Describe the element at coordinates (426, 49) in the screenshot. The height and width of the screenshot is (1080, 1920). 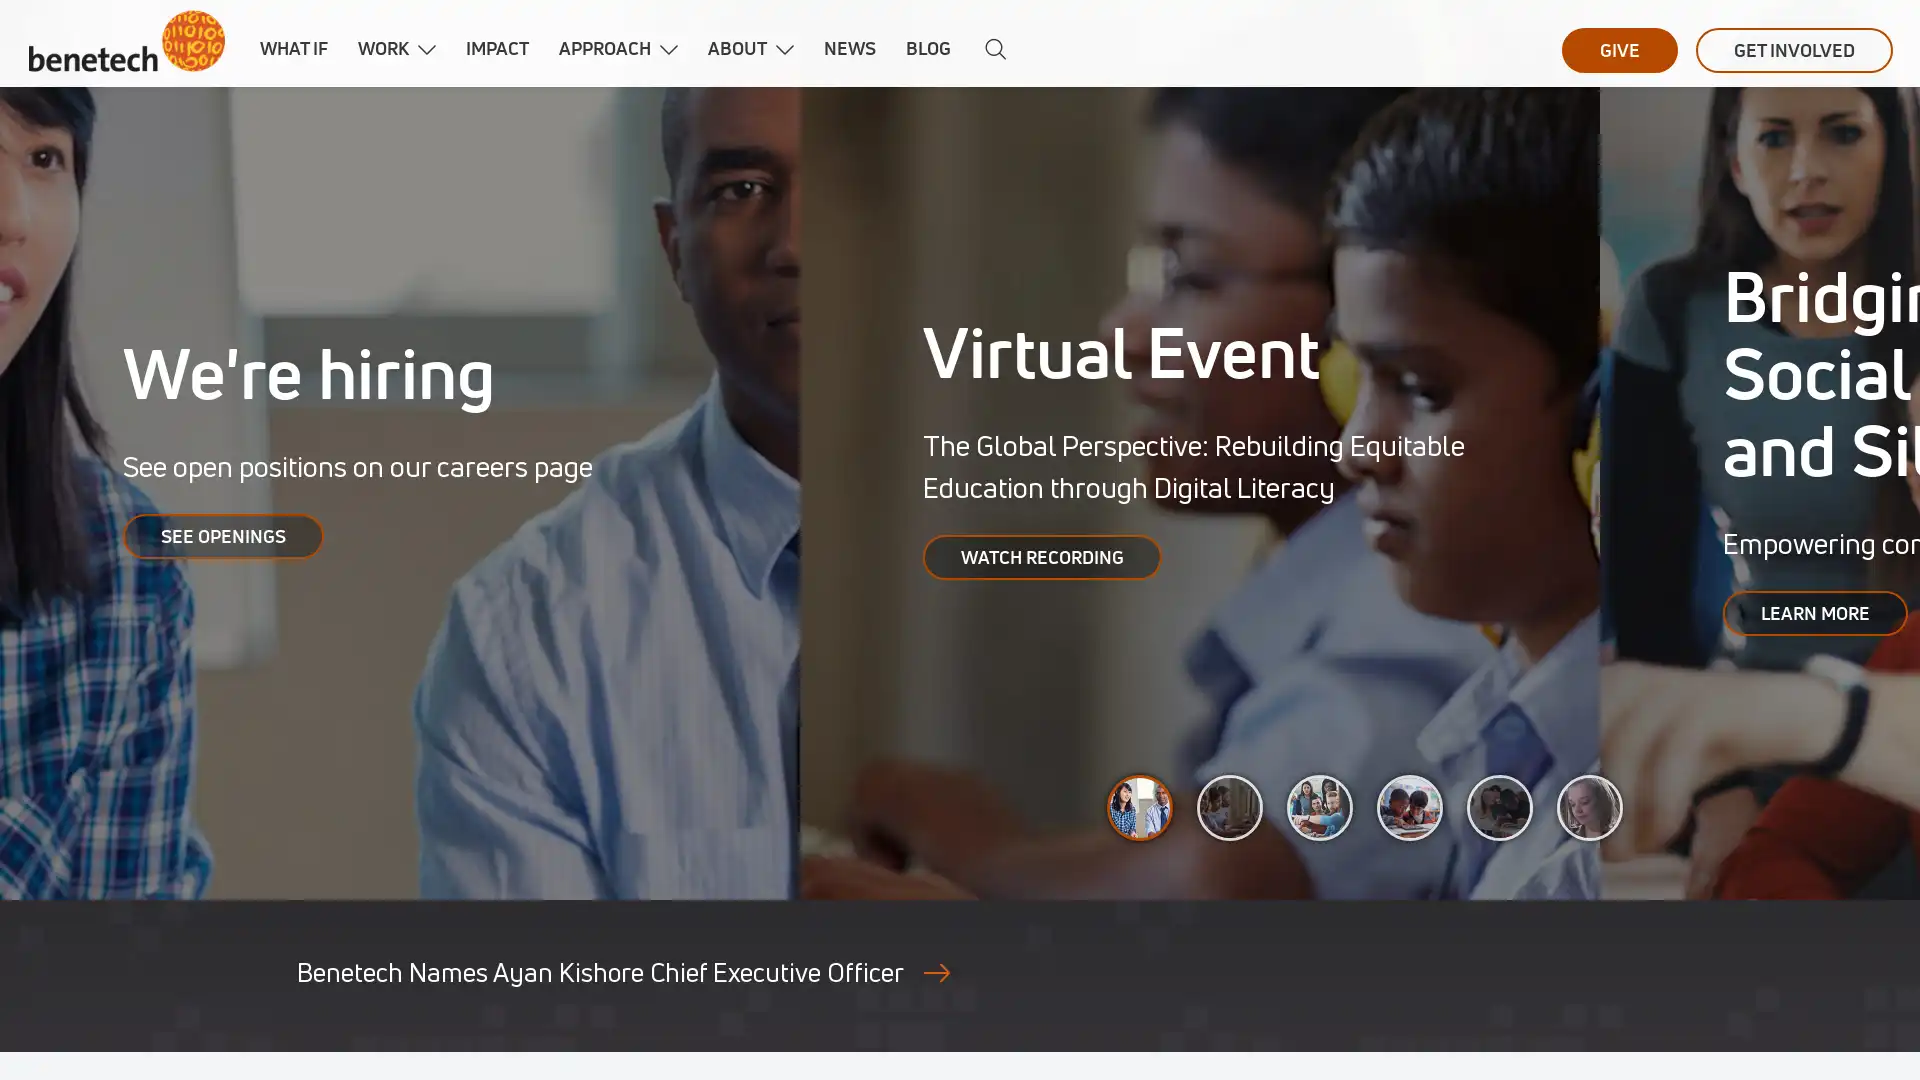
I see `Show dropdown menu for Work` at that location.